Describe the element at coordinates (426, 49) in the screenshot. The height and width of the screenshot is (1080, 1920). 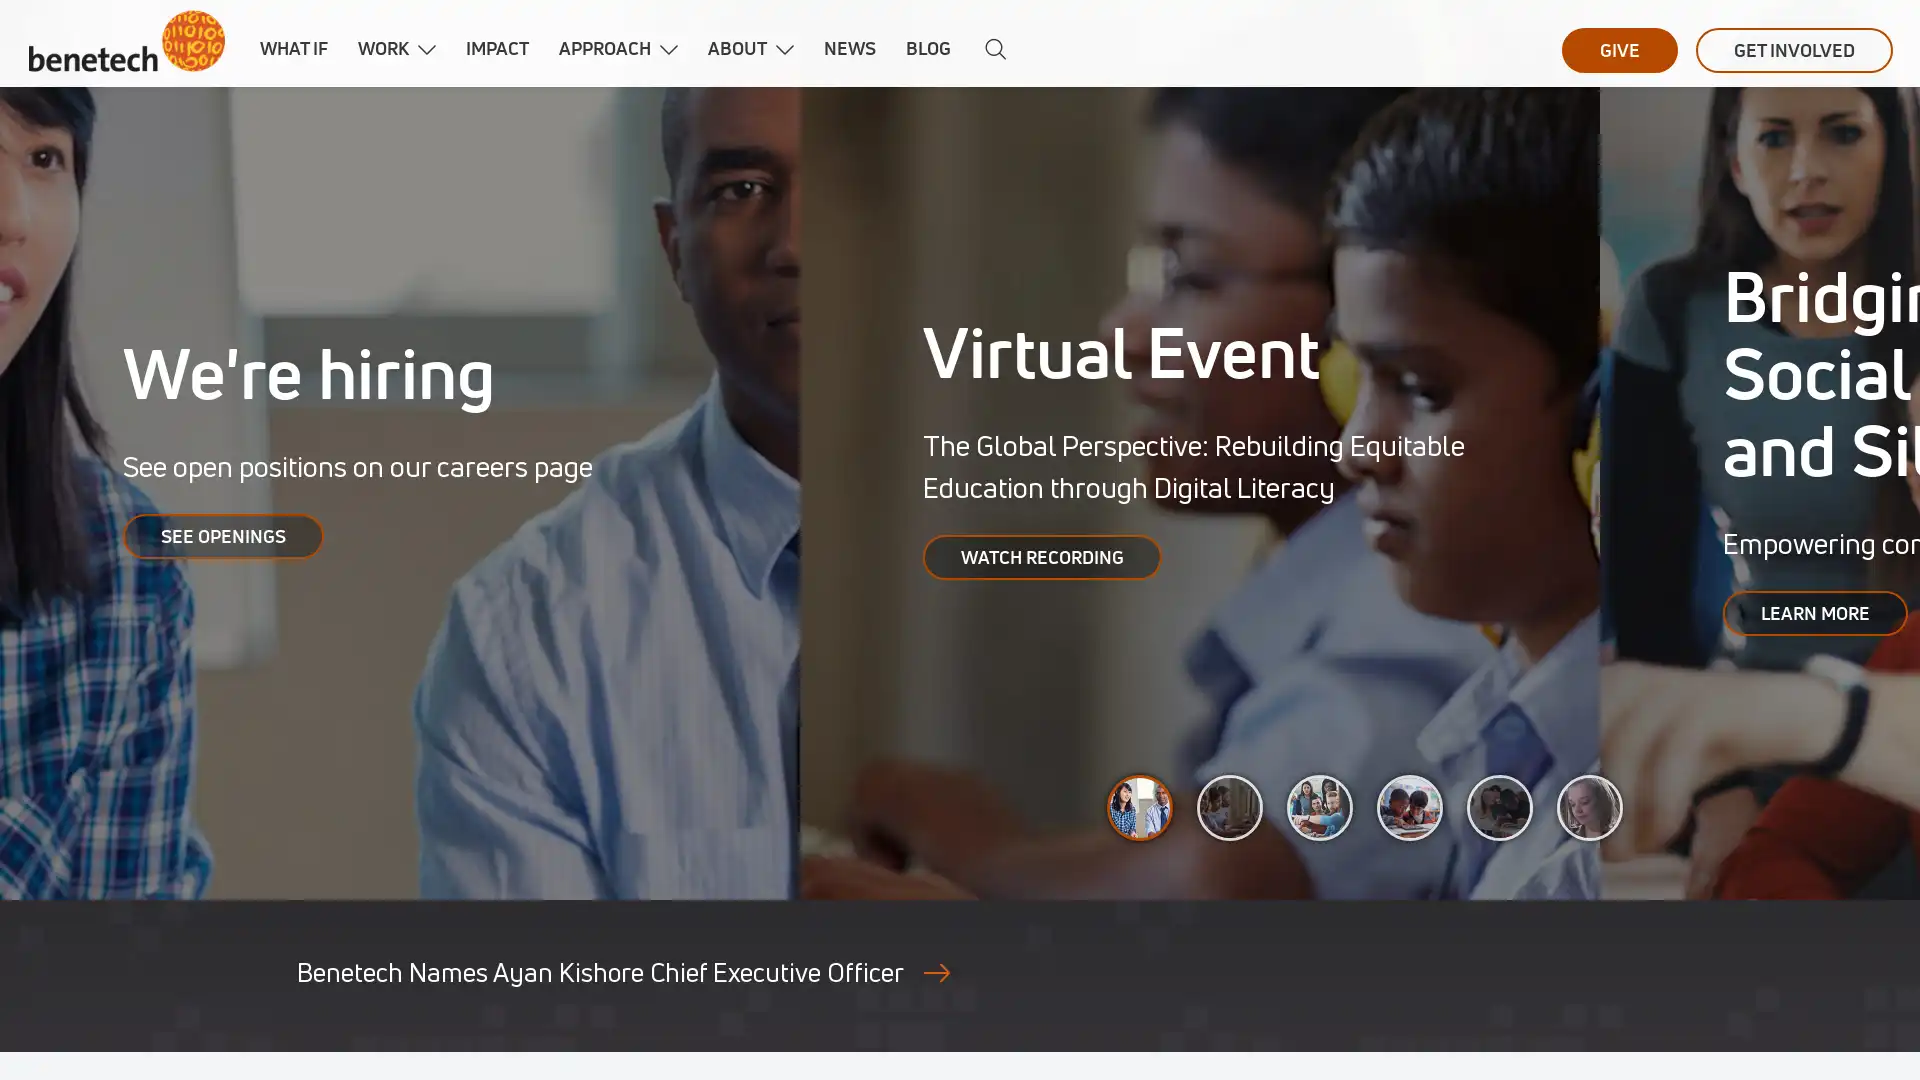
I see `Show dropdown menu for Work` at that location.